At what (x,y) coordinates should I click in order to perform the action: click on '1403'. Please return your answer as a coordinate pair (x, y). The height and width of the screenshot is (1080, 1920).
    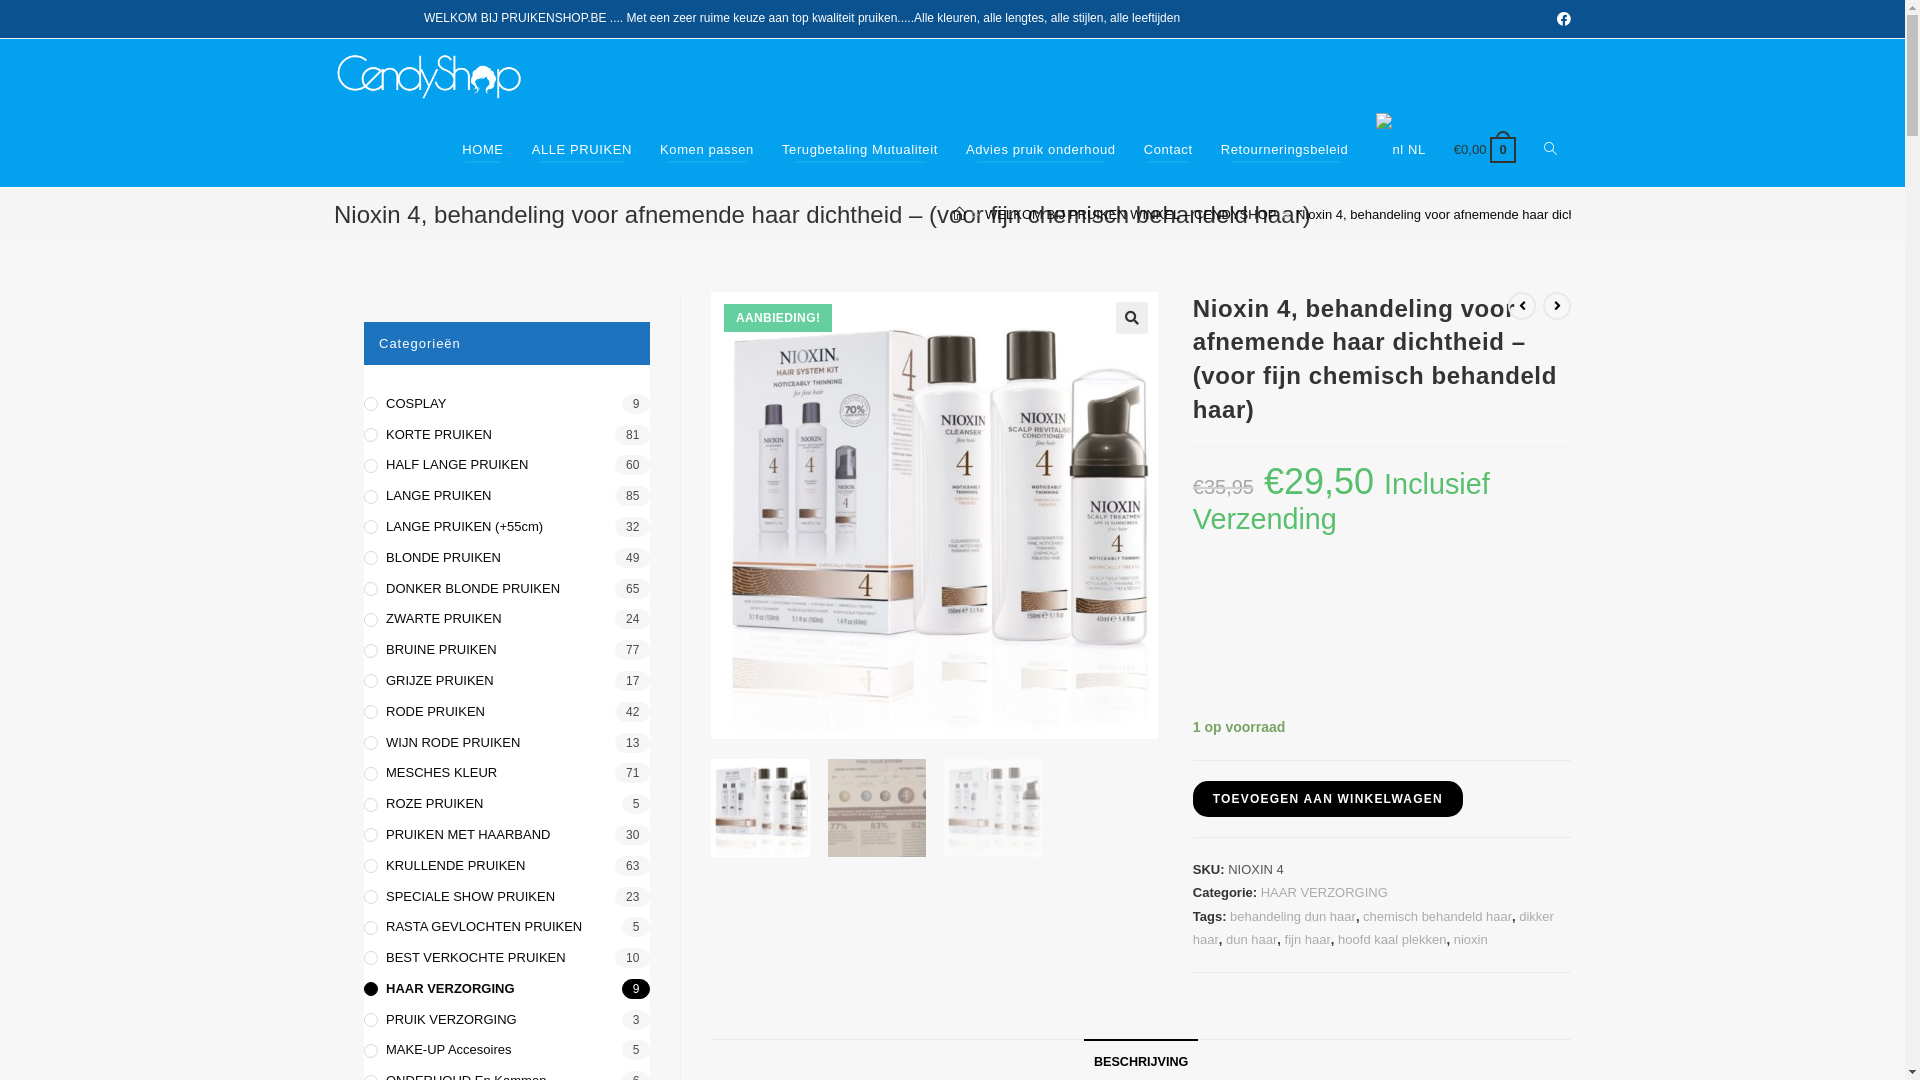
    Looking at the image, I should click on (1222, 50).